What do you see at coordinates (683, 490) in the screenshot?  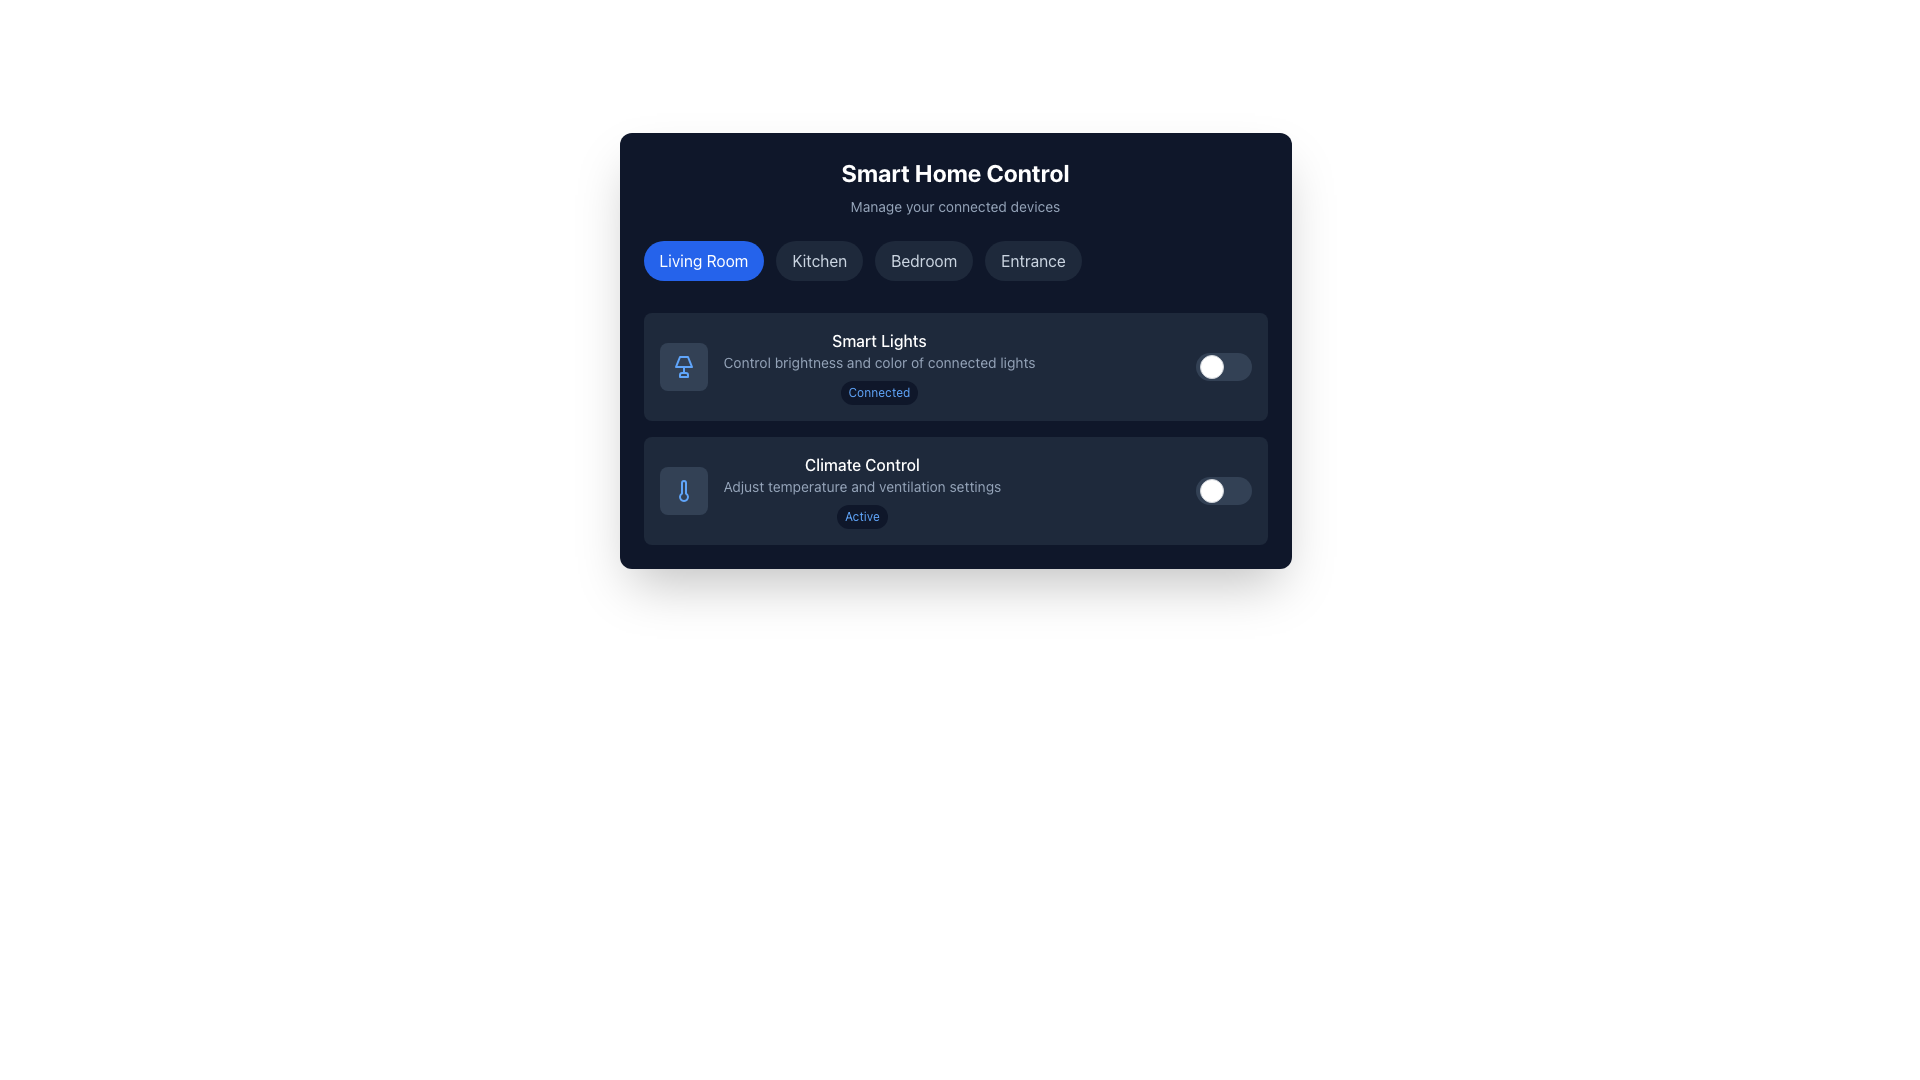 I see `the 'Climate Control' icon, which is located in the 'Climate Control' section of the panel, to the left of the label 'Adjust temperature and ventilation settings'` at bounding box center [683, 490].